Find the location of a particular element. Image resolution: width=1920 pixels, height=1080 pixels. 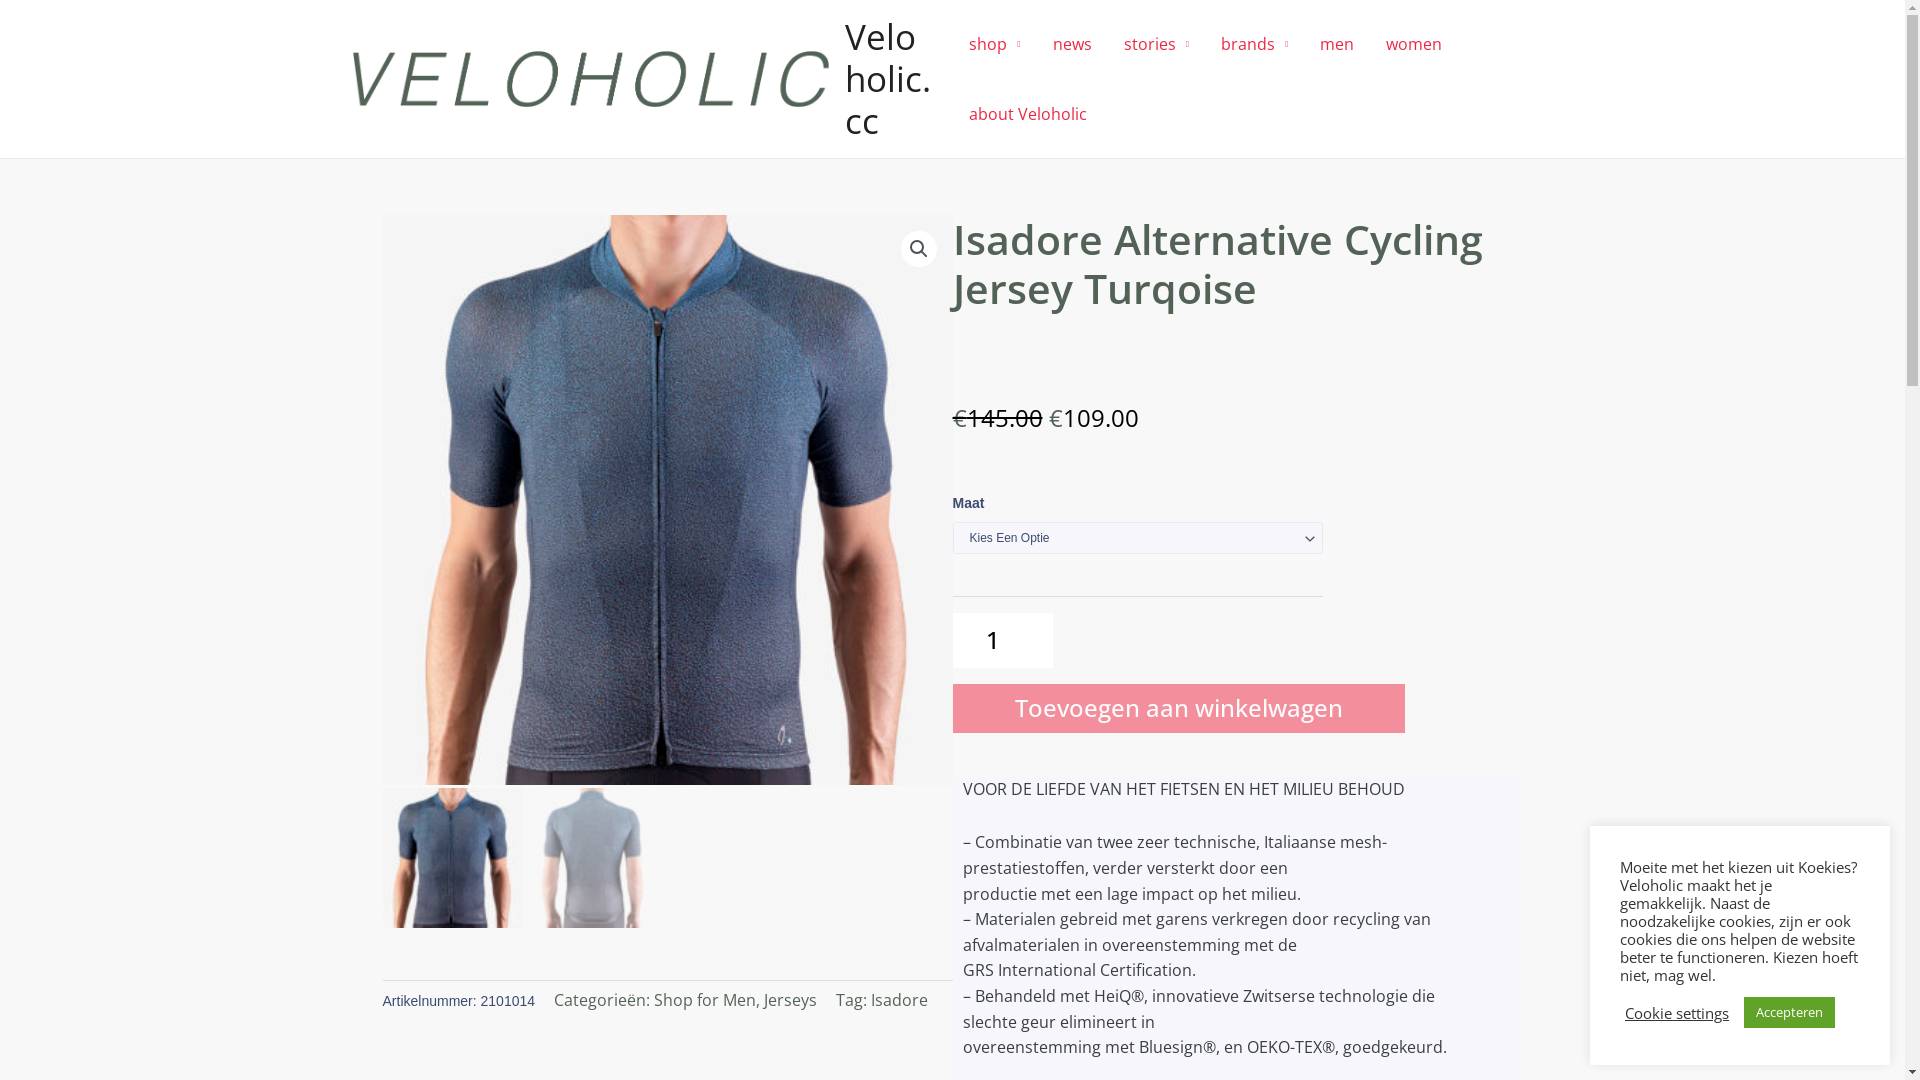

'news' is located at coordinates (1071, 43).